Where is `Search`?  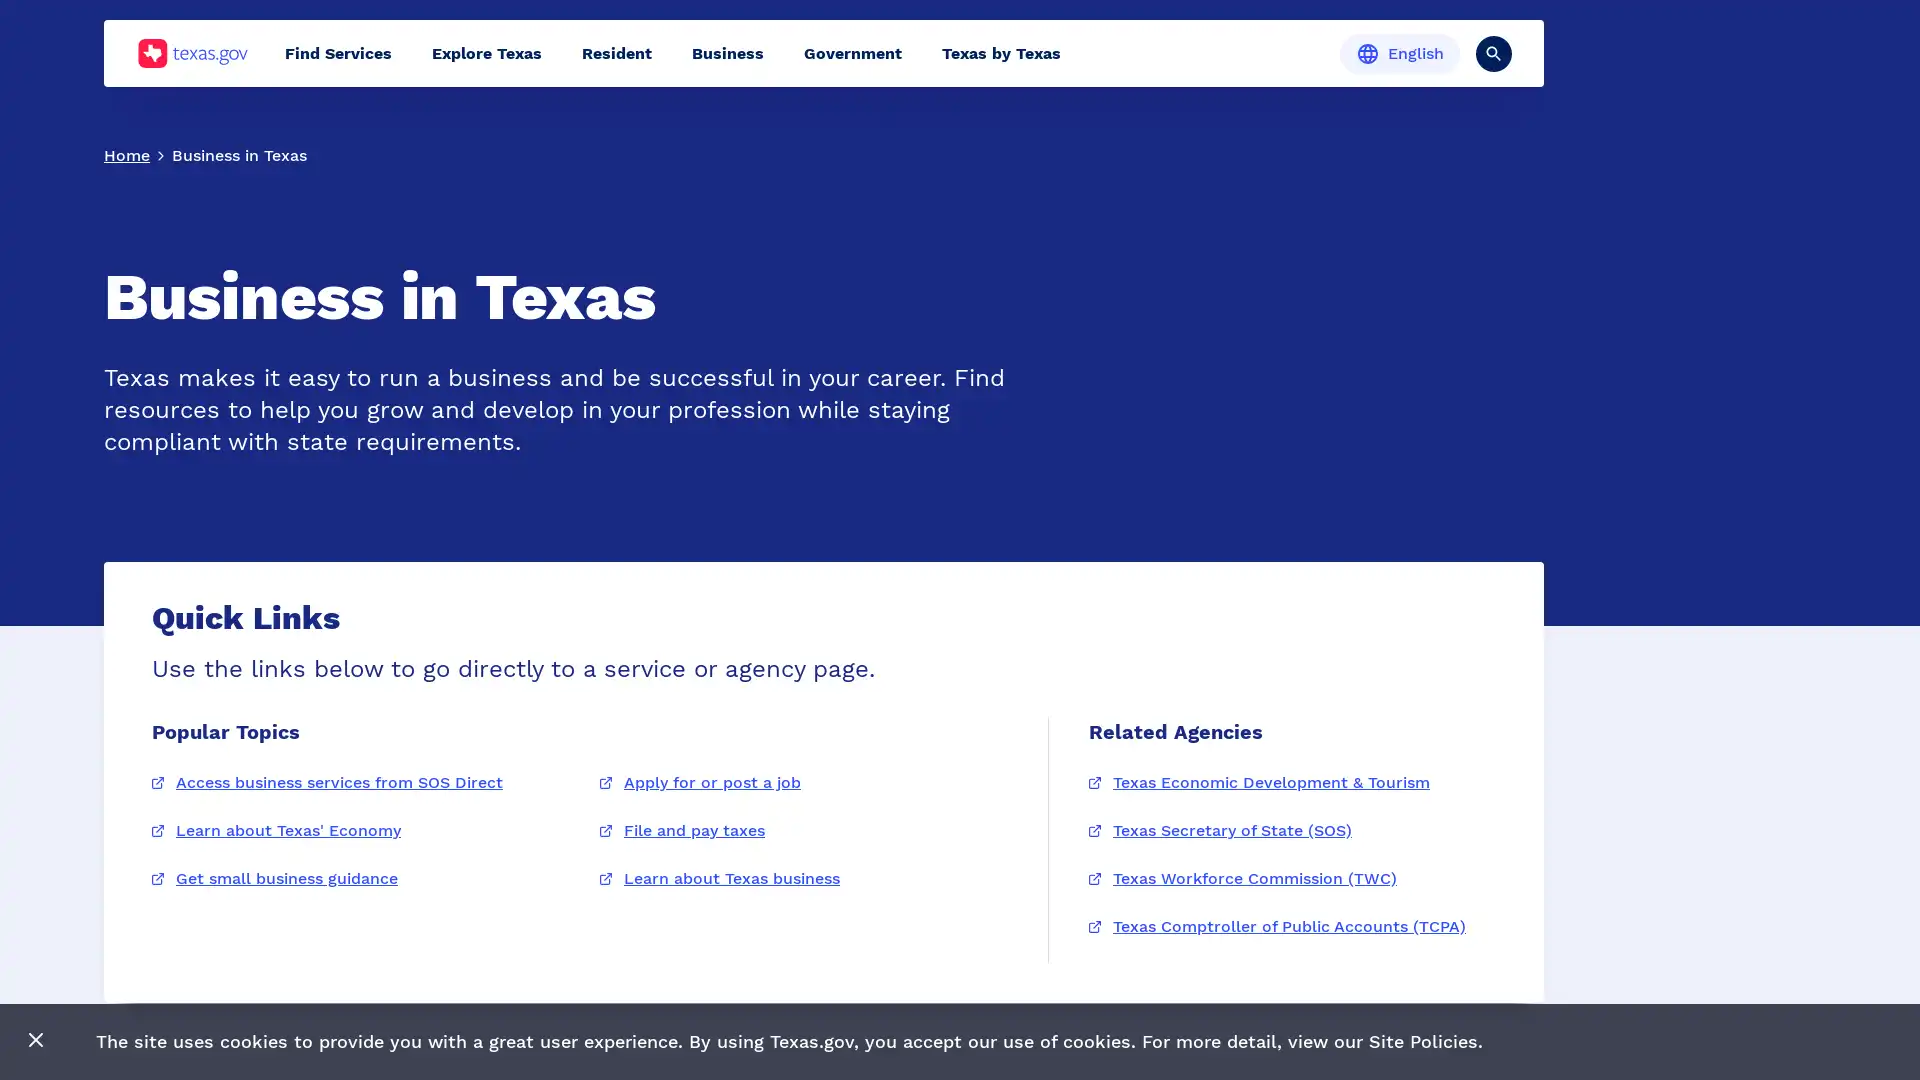 Search is located at coordinates (1493, 52).